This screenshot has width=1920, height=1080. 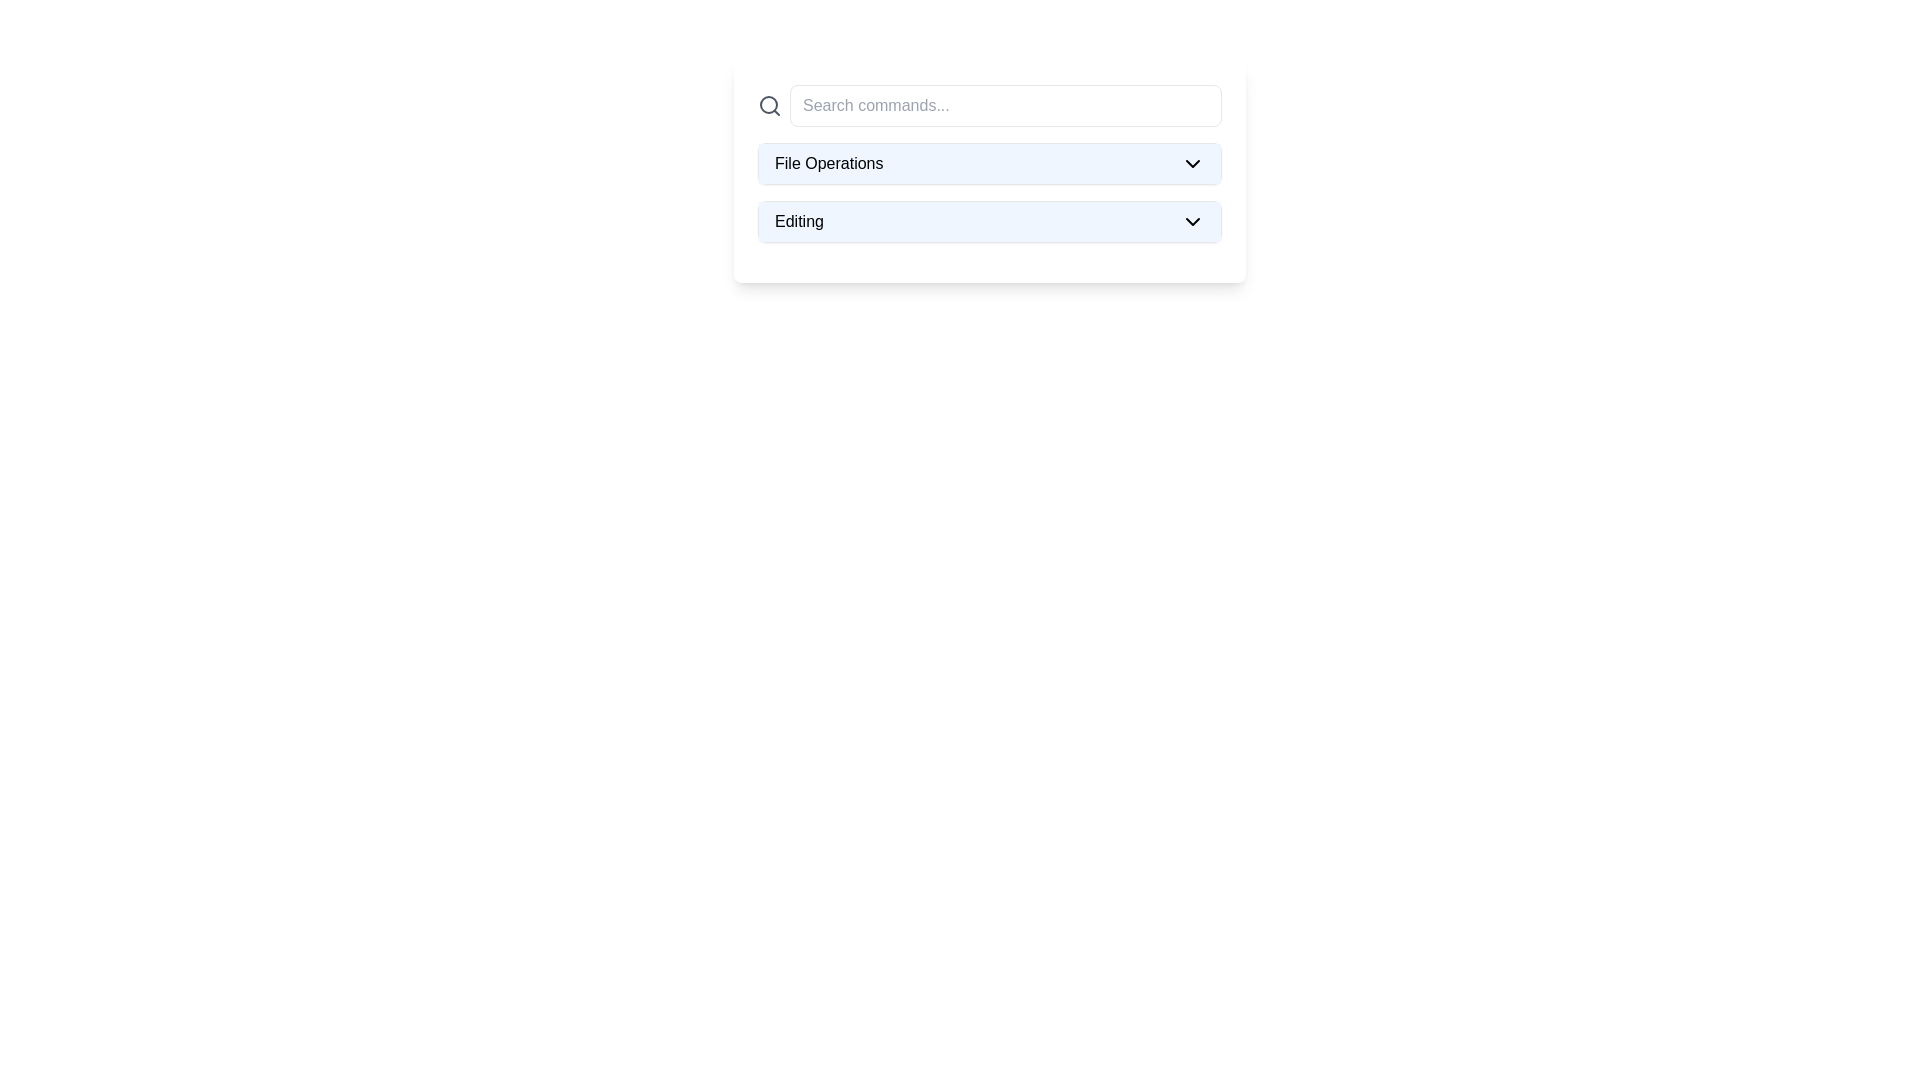 I want to click on the text label reading 'Editing' within the dropdown option, which is styled with a light blue background and aligned to the left, so click(x=798, y=222).